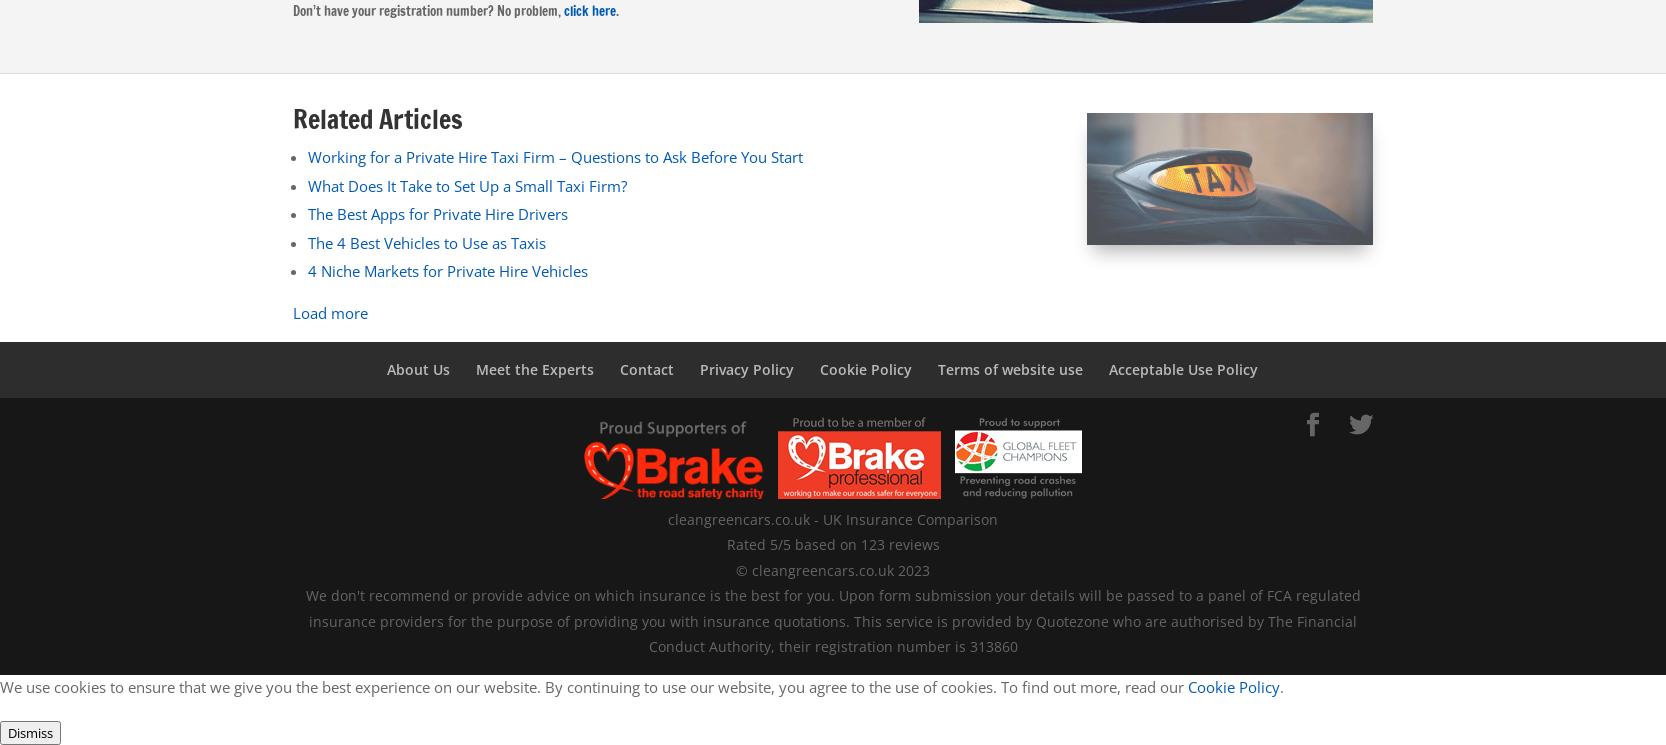 Image resolution: width=1666 pixels, height=745 pixels. Describe the element at coordinates (1181, 369) in the screenshot. I see `'Acceptable Use Policy'` at that location.